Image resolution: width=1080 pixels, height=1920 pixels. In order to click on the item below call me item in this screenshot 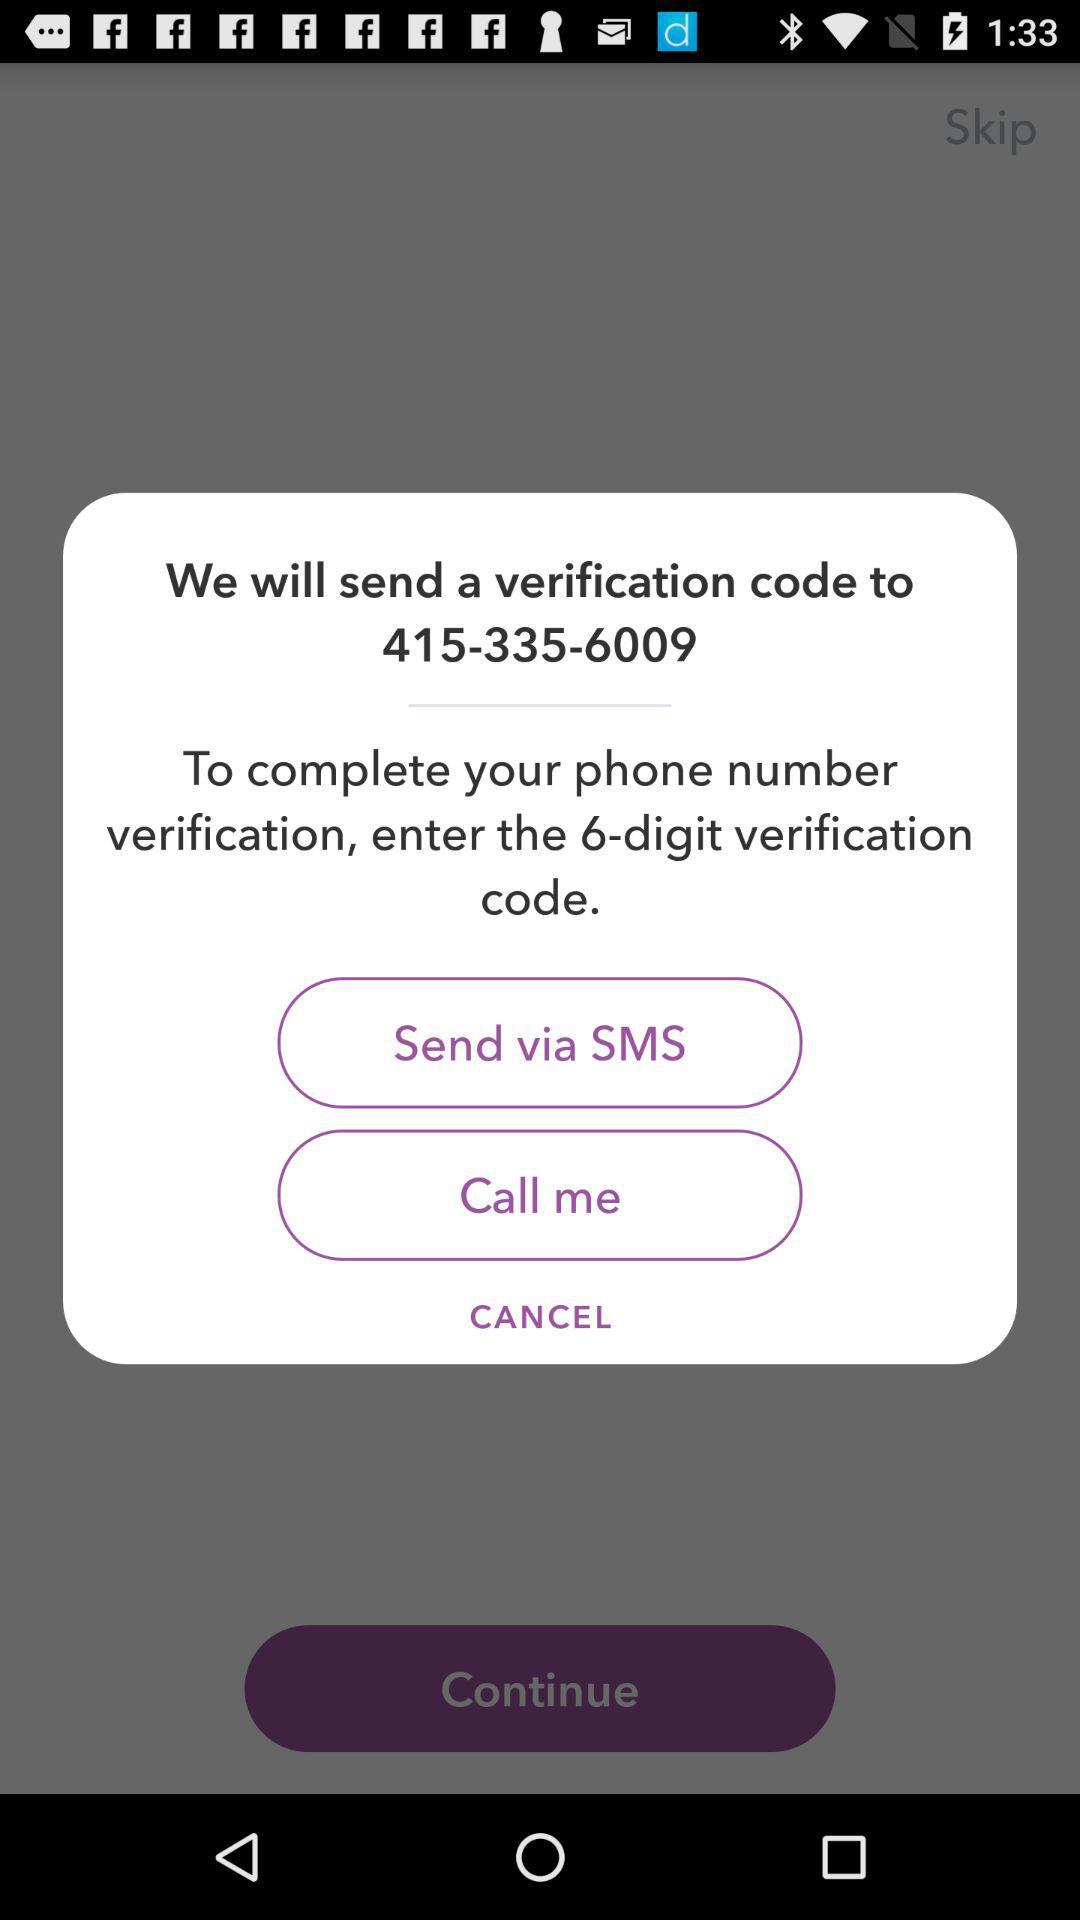, I will do `click(540, 1316)`.